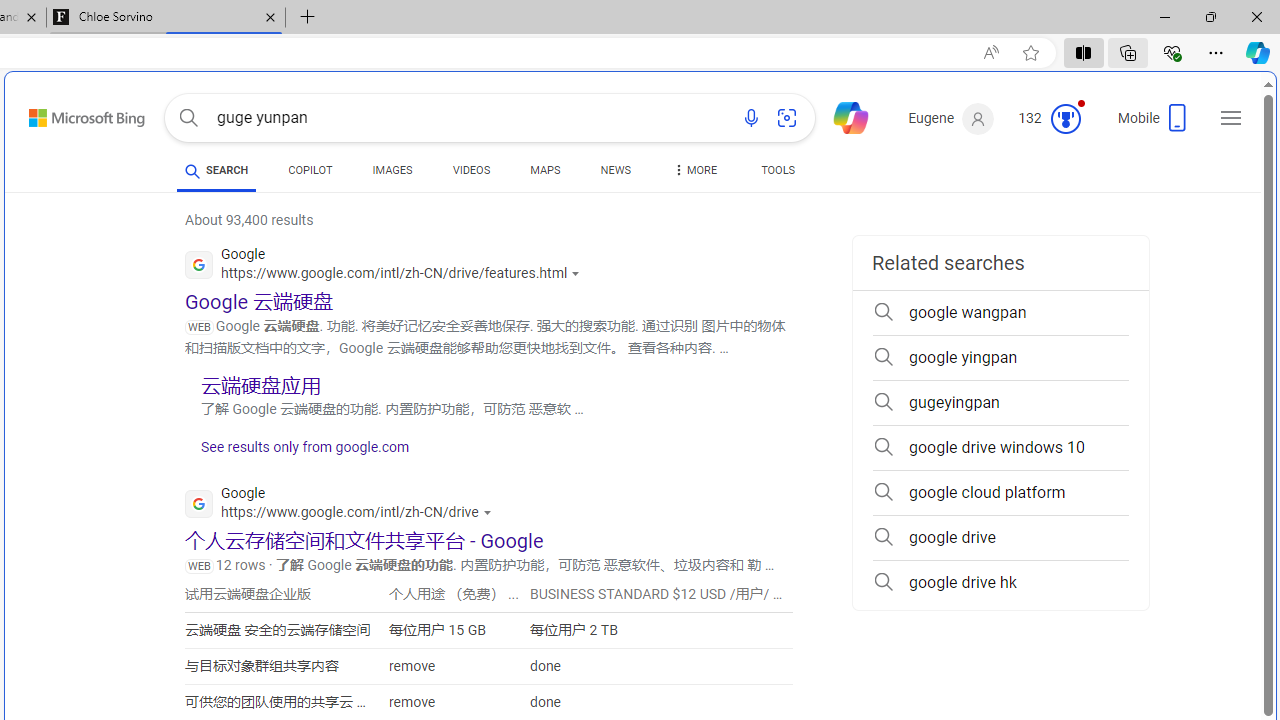 The width and height of the screenshot is (1280, 720). What do you see at coordinates (693, 172) in the screenshot?
I see `'MORE'` at bounding box center [693, 172].